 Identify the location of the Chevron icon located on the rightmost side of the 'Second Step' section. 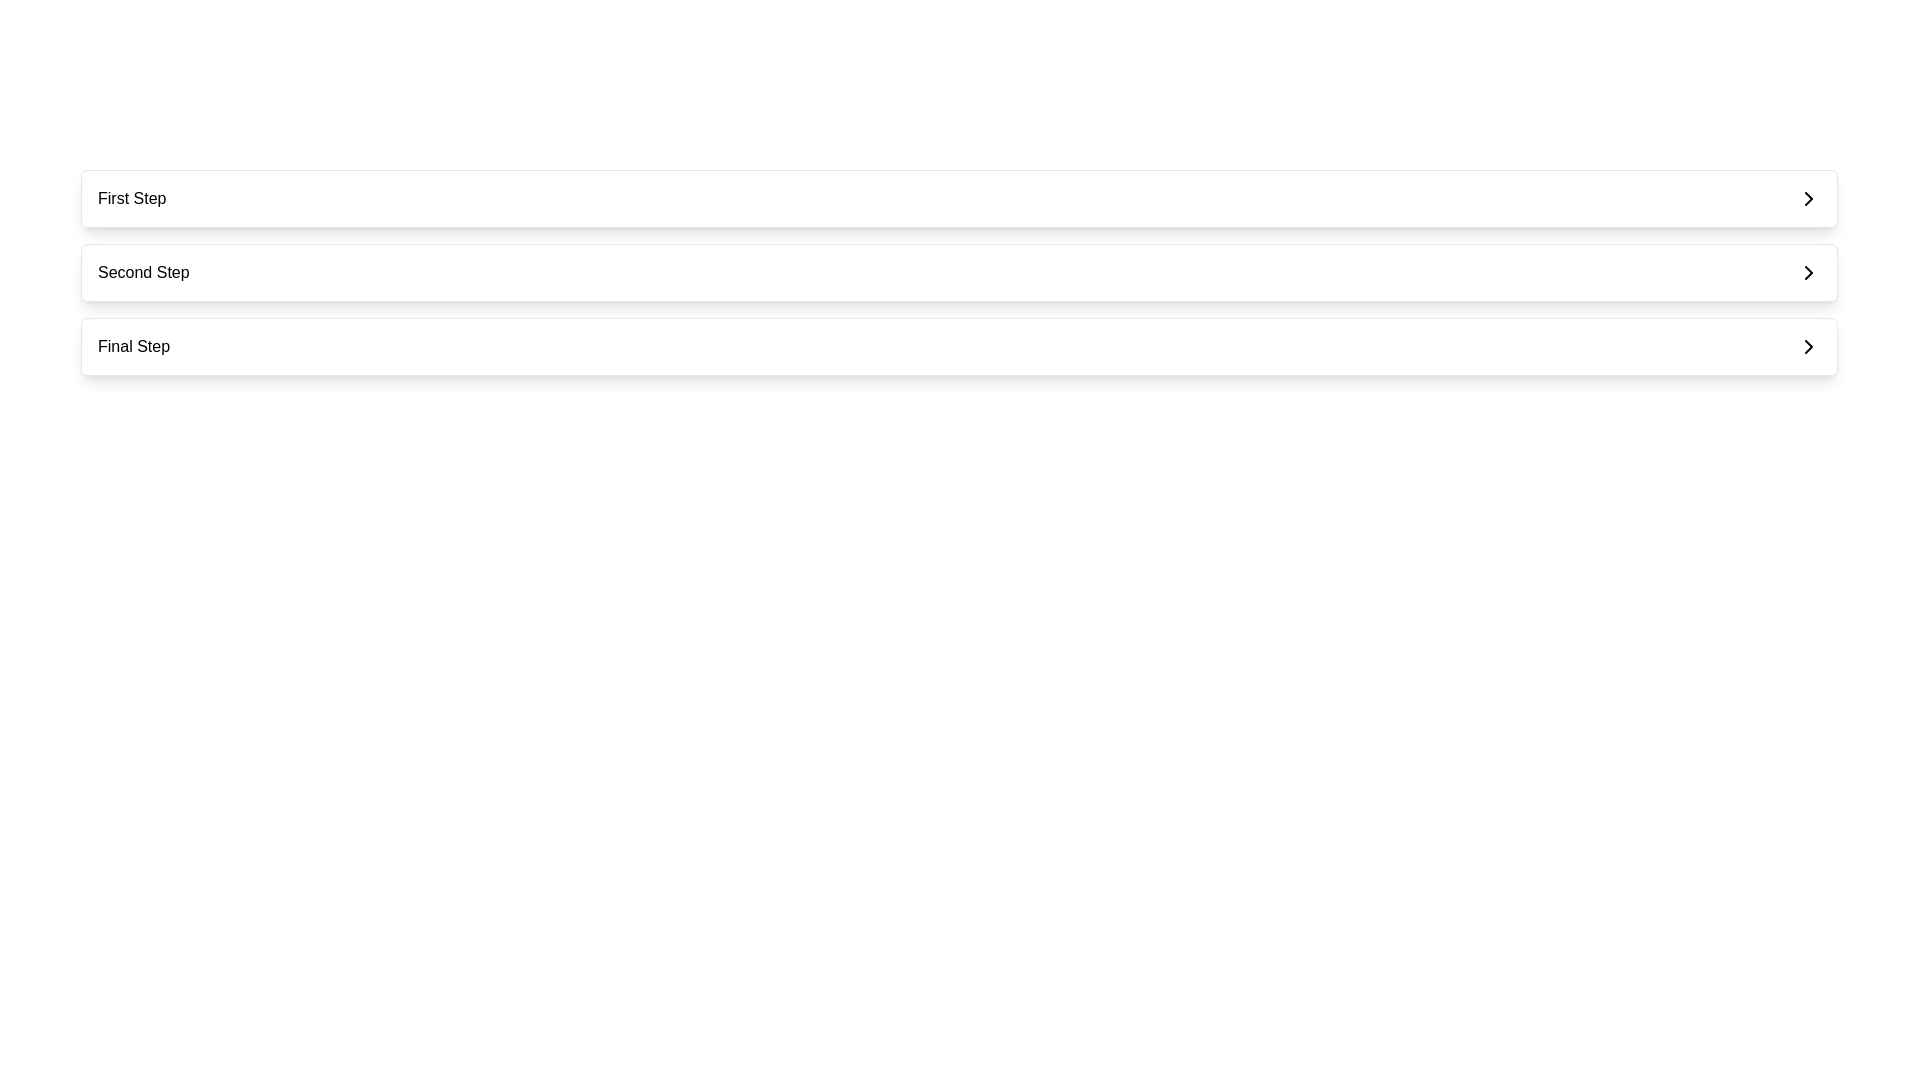
(1809, 273).